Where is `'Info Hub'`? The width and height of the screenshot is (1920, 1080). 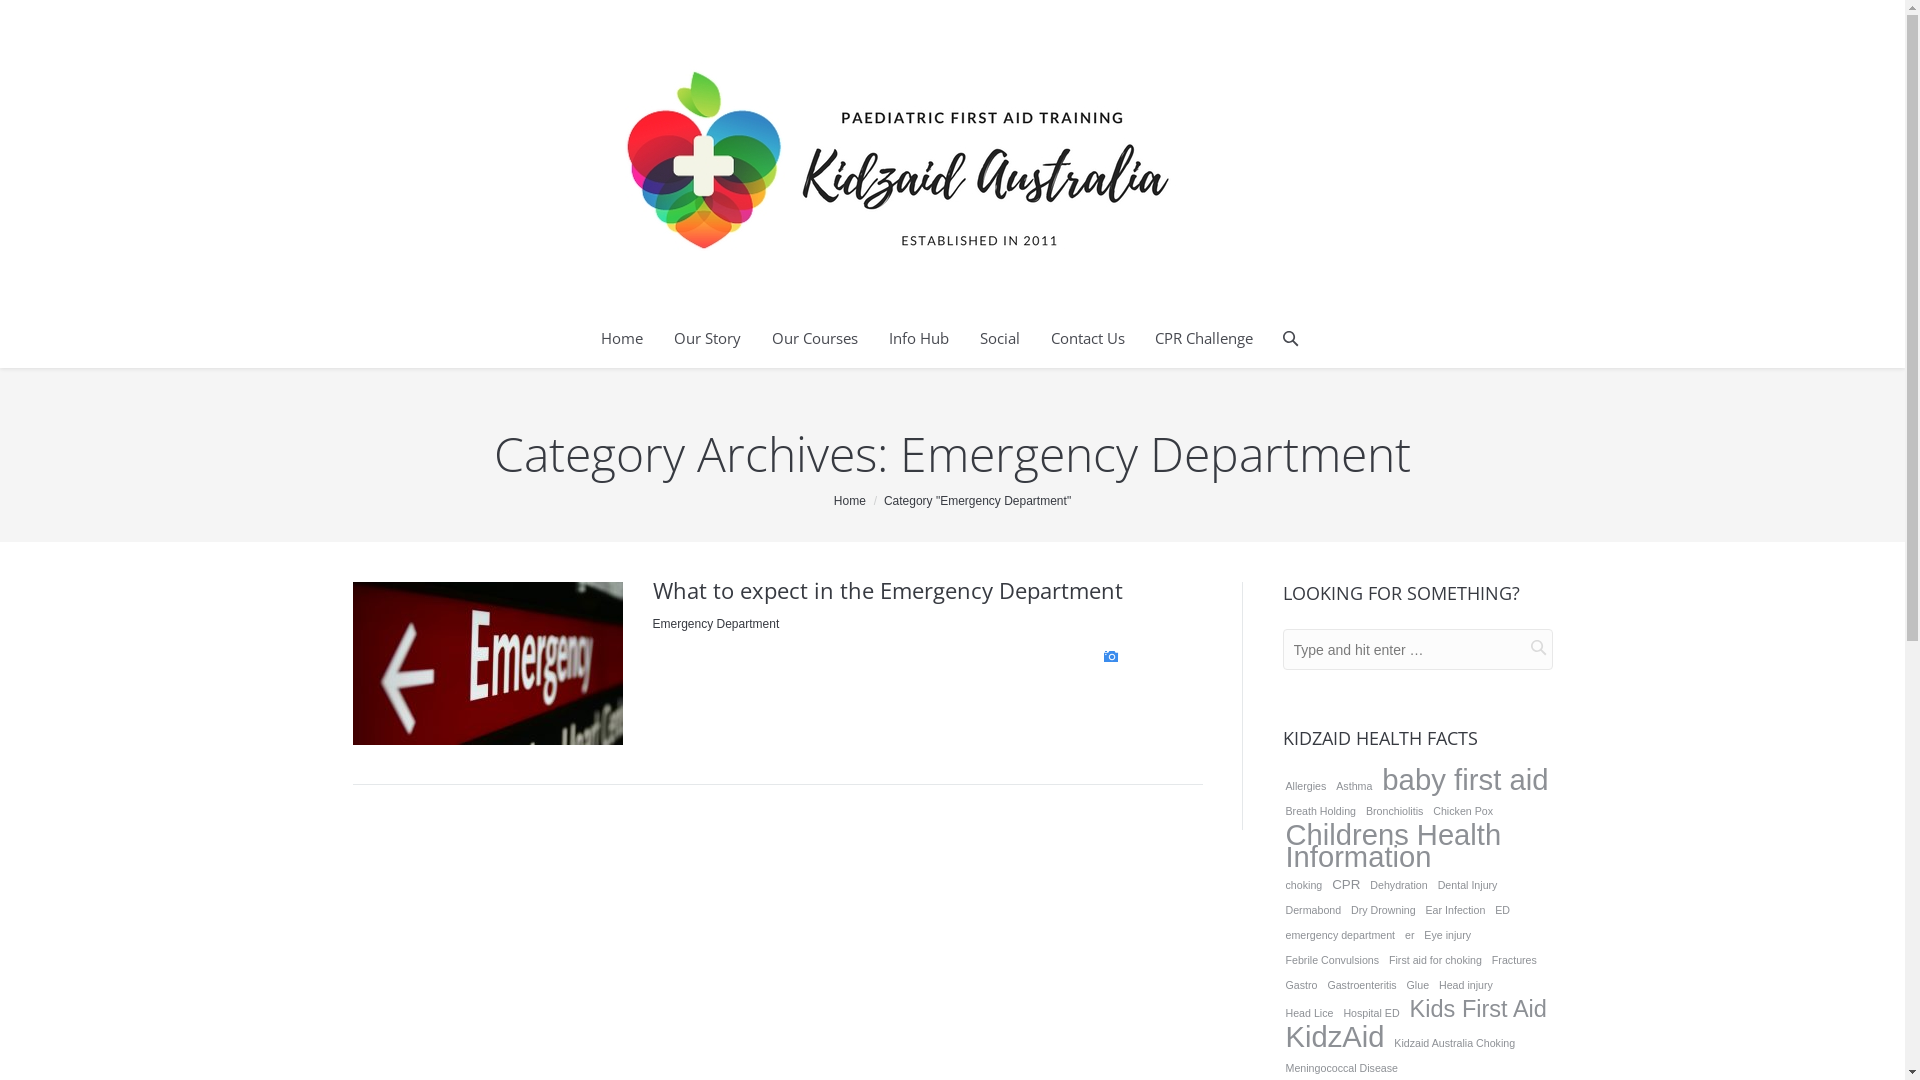 'Info Hub' is located at coordinates (917, 338).